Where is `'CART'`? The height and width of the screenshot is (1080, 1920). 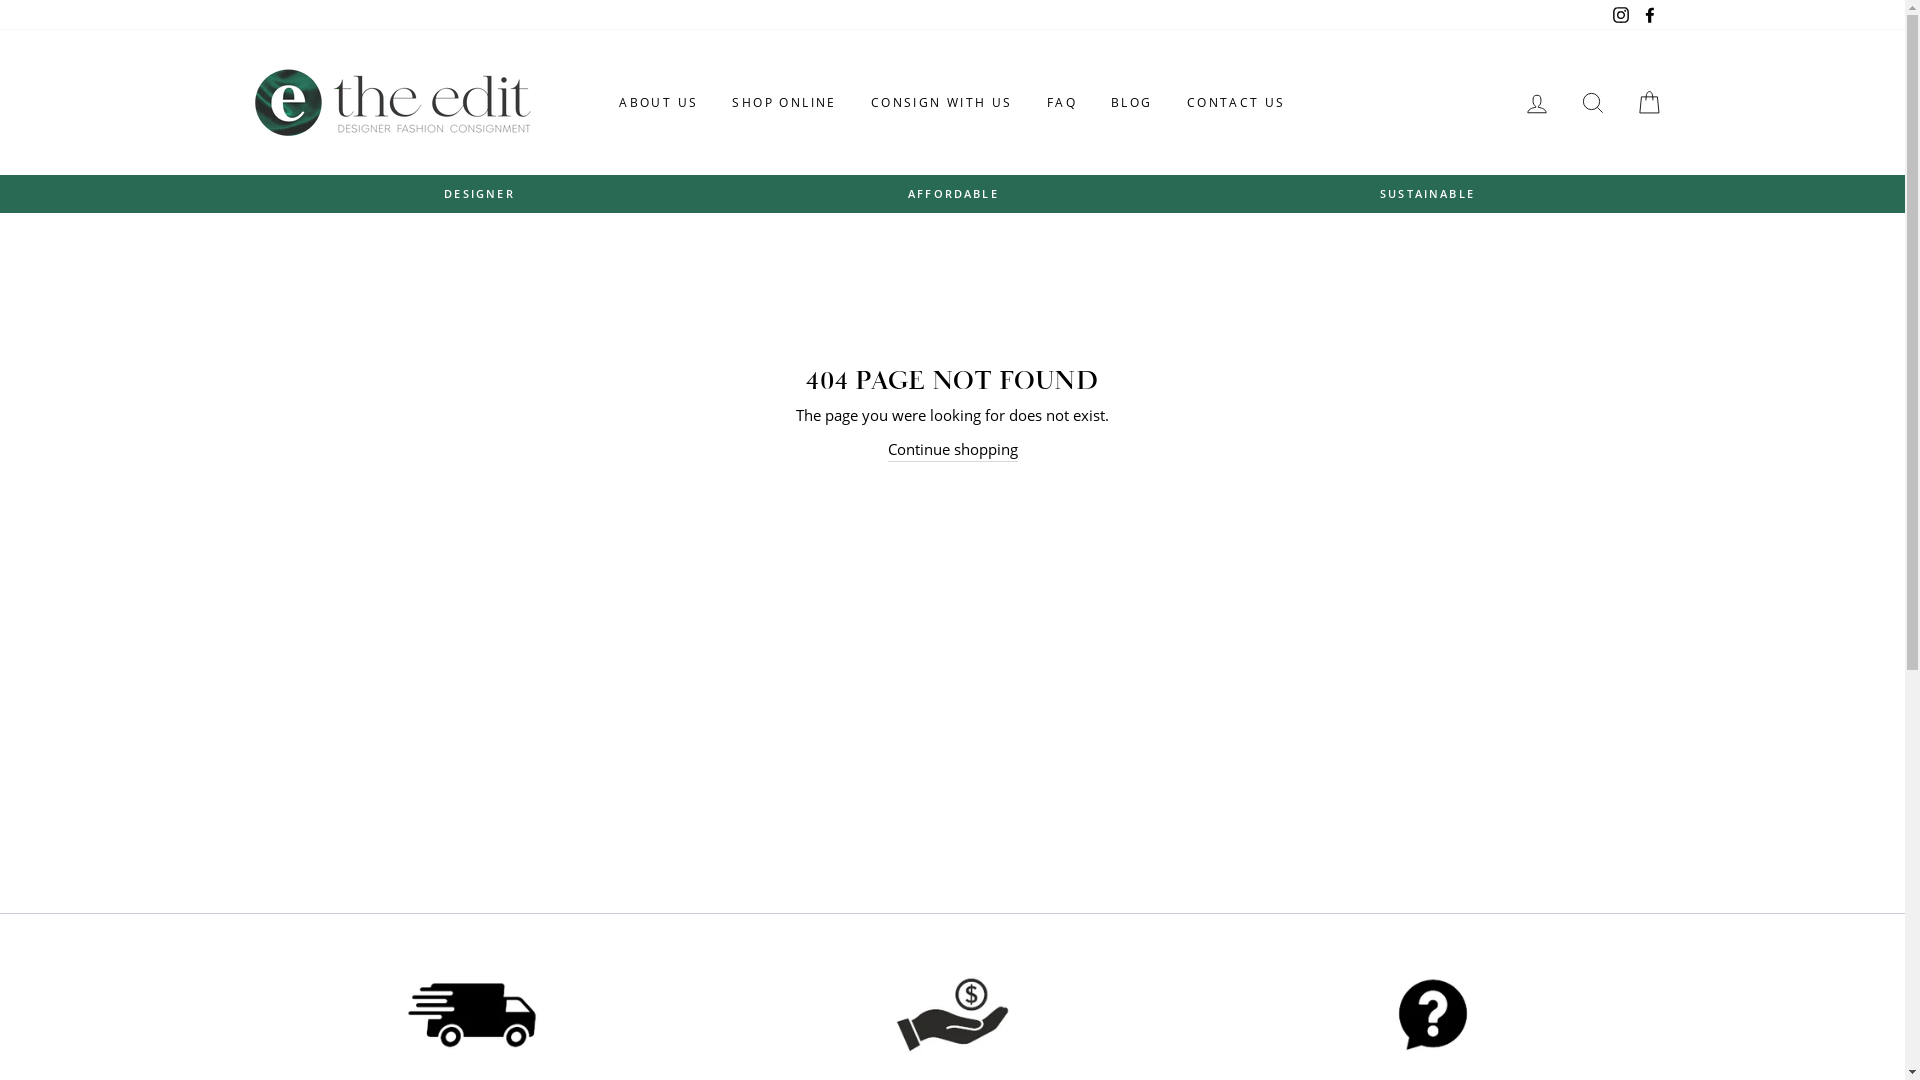 'CART' is located at coordinates (1647, 102).